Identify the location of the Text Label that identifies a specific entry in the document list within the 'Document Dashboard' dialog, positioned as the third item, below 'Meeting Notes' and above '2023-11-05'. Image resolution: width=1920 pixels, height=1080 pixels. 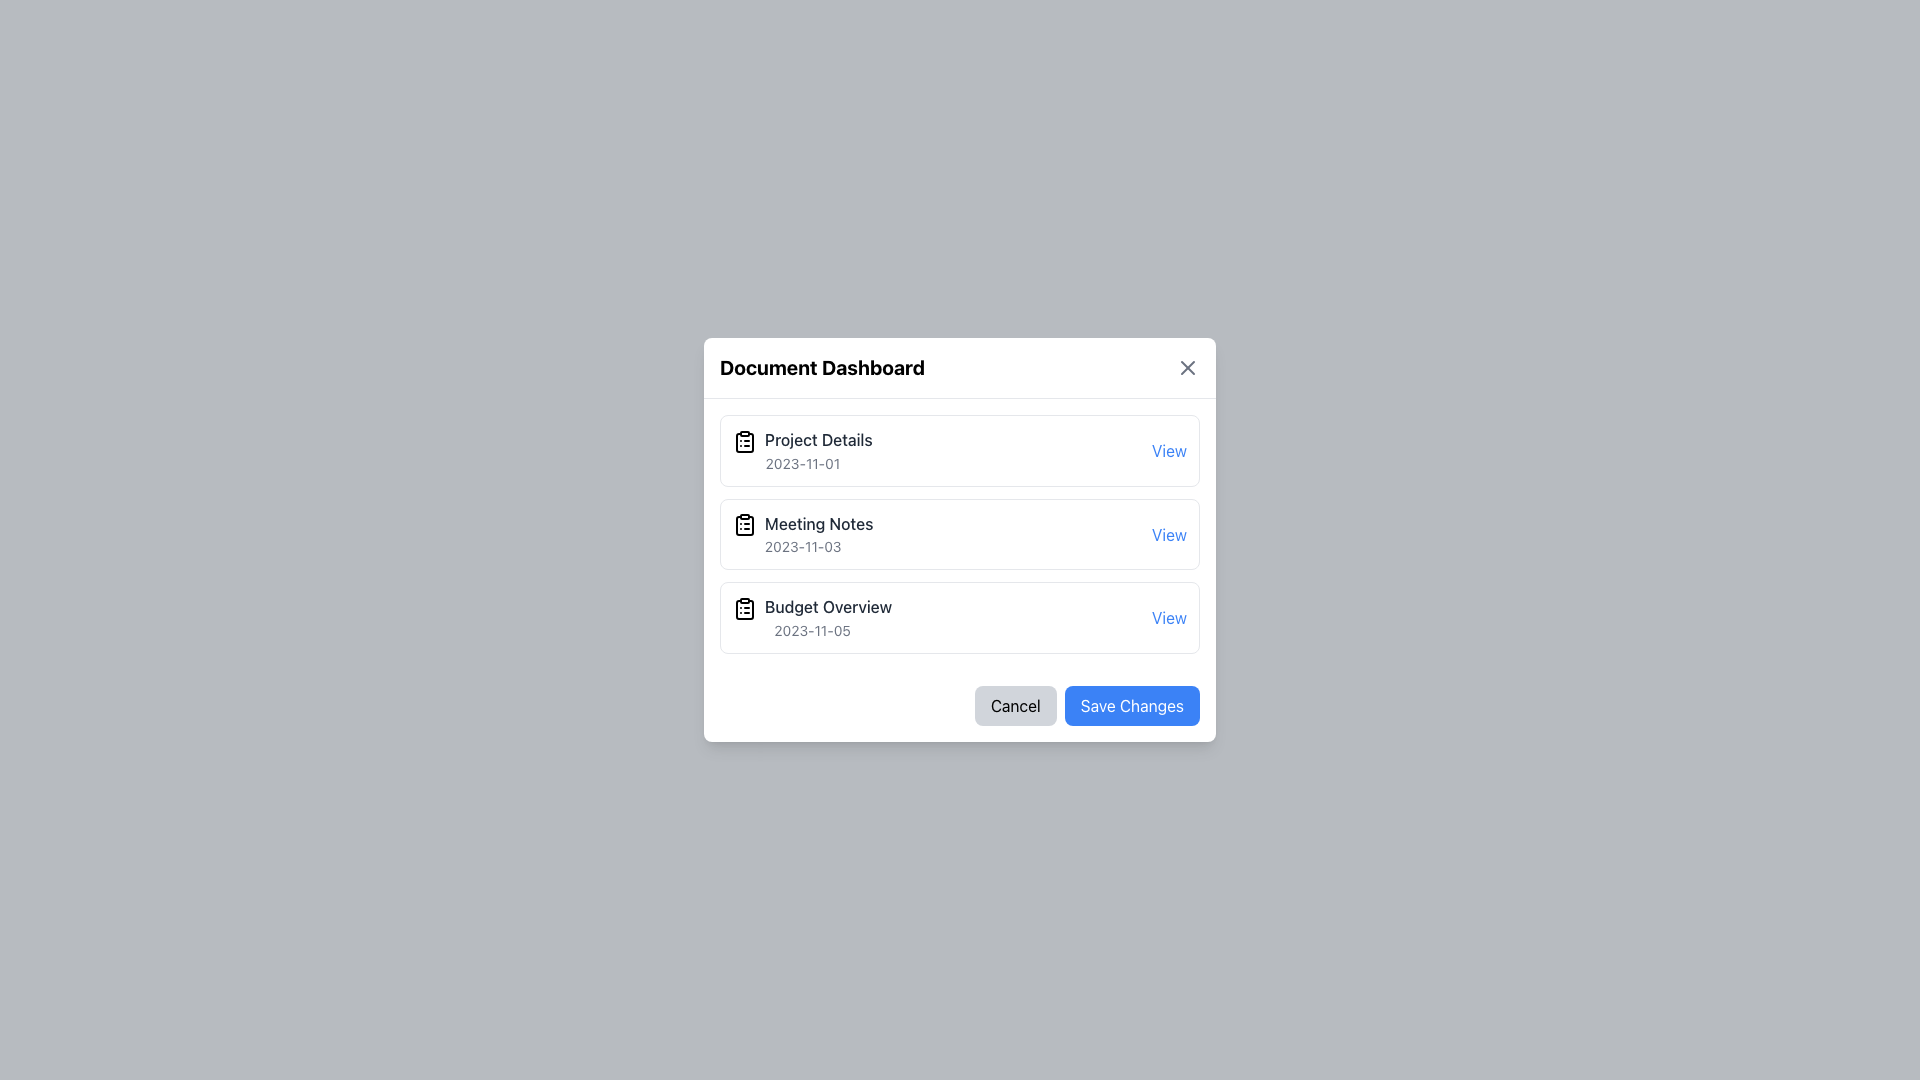
(828, 606).